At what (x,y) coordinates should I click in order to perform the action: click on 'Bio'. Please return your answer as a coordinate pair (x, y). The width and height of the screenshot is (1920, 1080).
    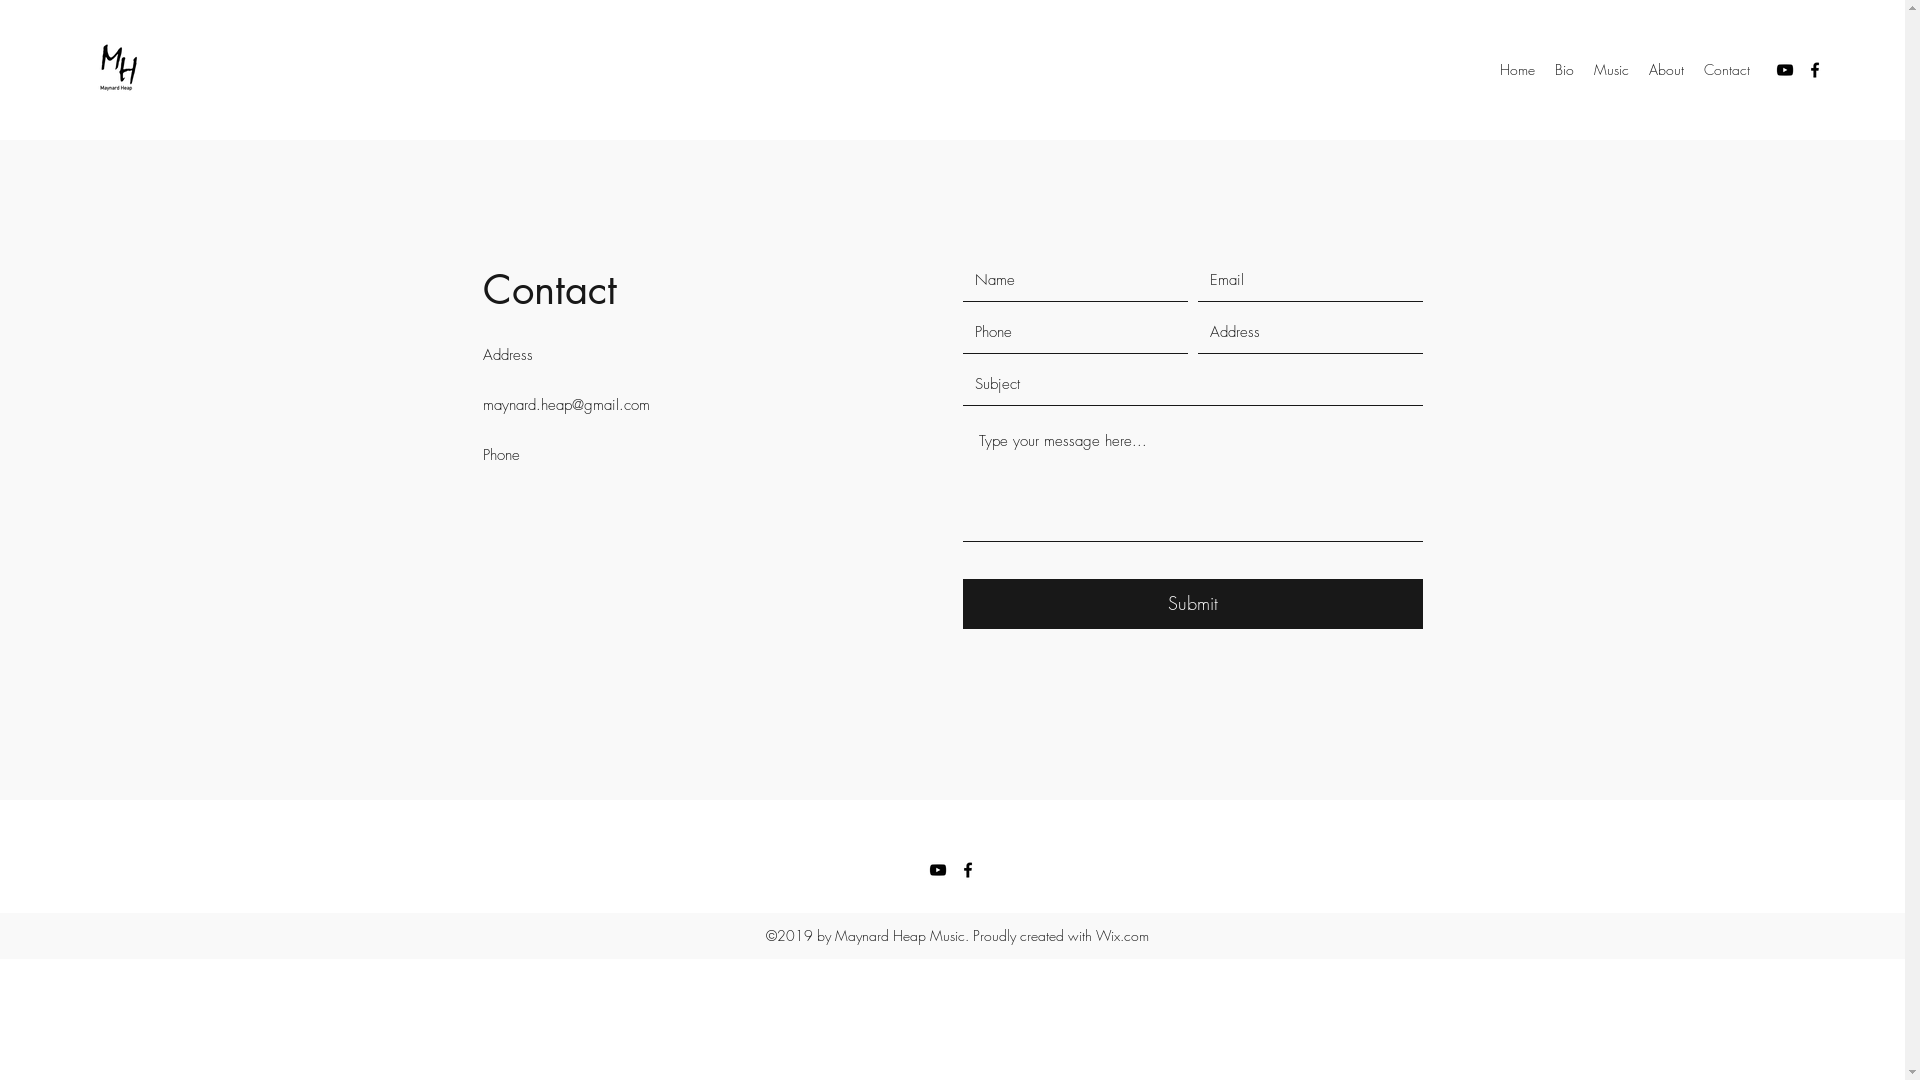
    Looking at the image, I should click on (1563, 68).